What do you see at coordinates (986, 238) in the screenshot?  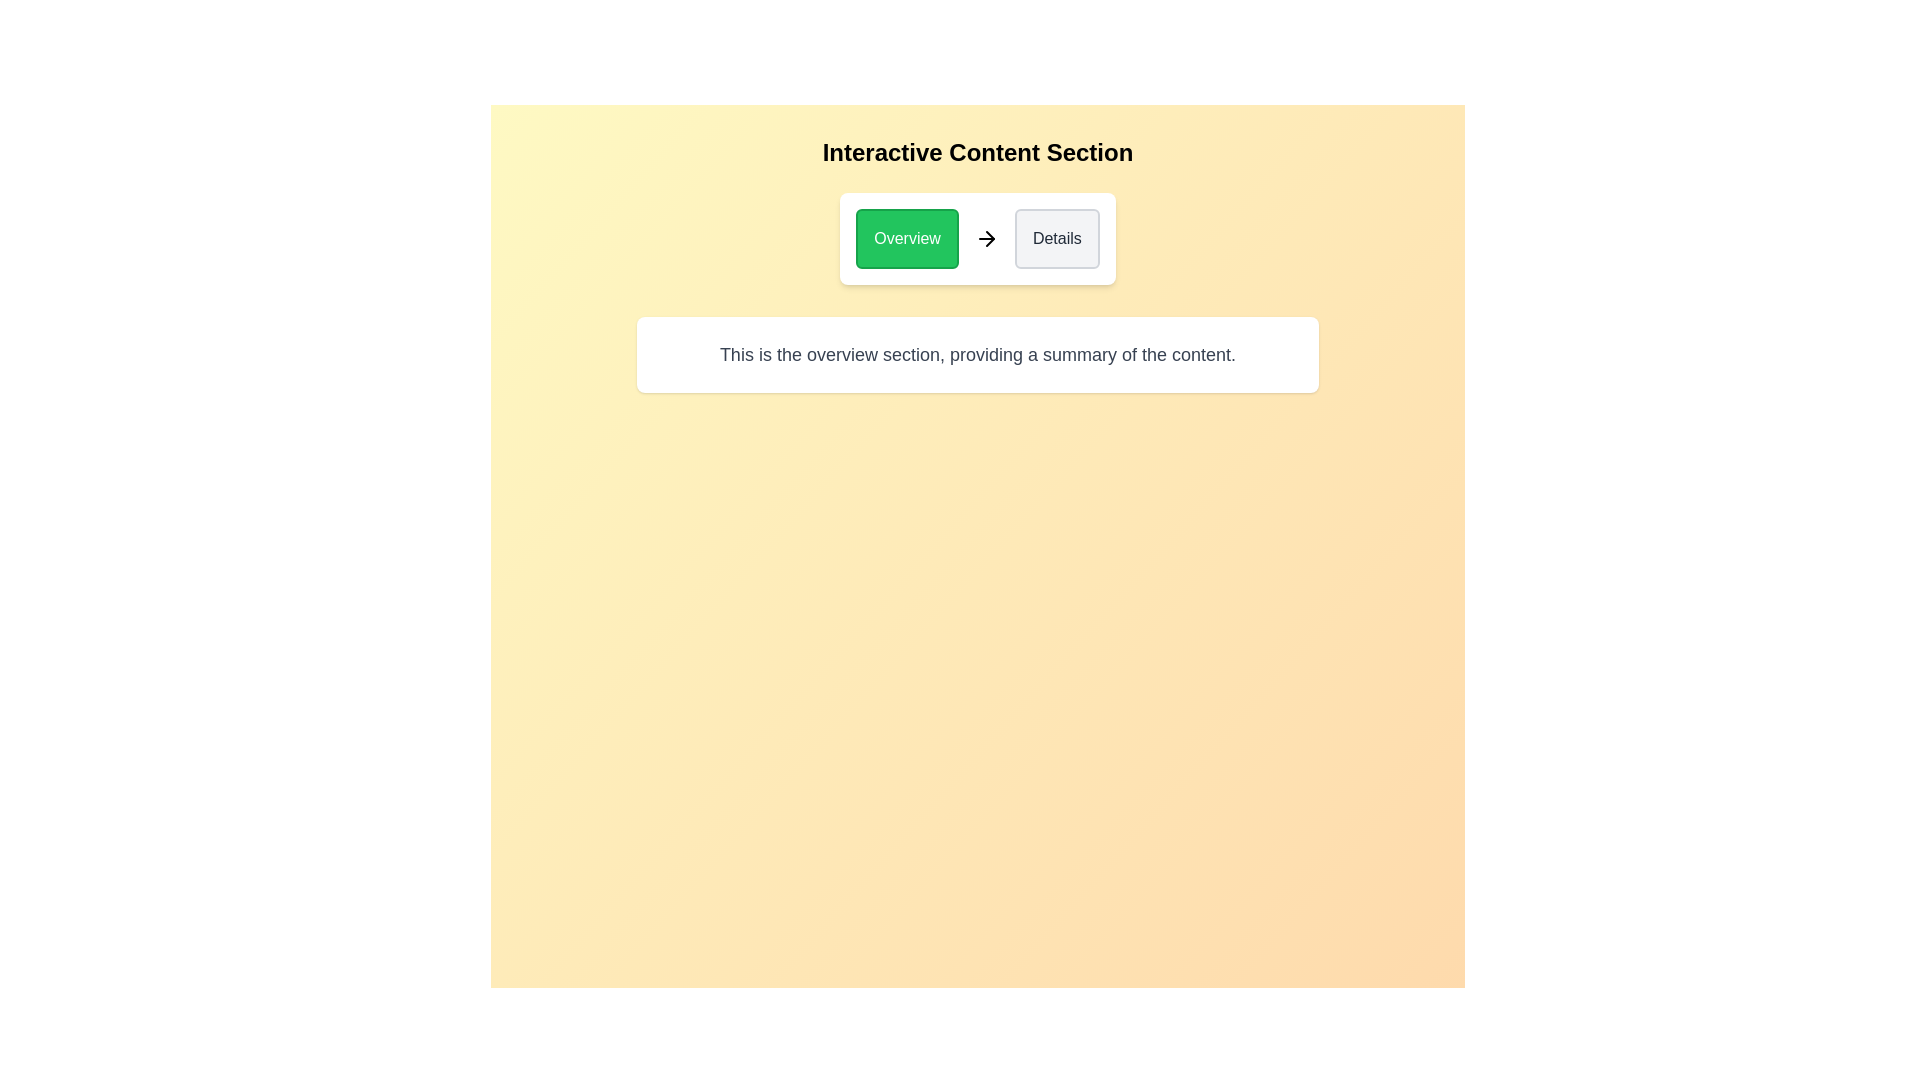 I see `the arrow icon to navigate to the next section` at bounding box center [986, 238].